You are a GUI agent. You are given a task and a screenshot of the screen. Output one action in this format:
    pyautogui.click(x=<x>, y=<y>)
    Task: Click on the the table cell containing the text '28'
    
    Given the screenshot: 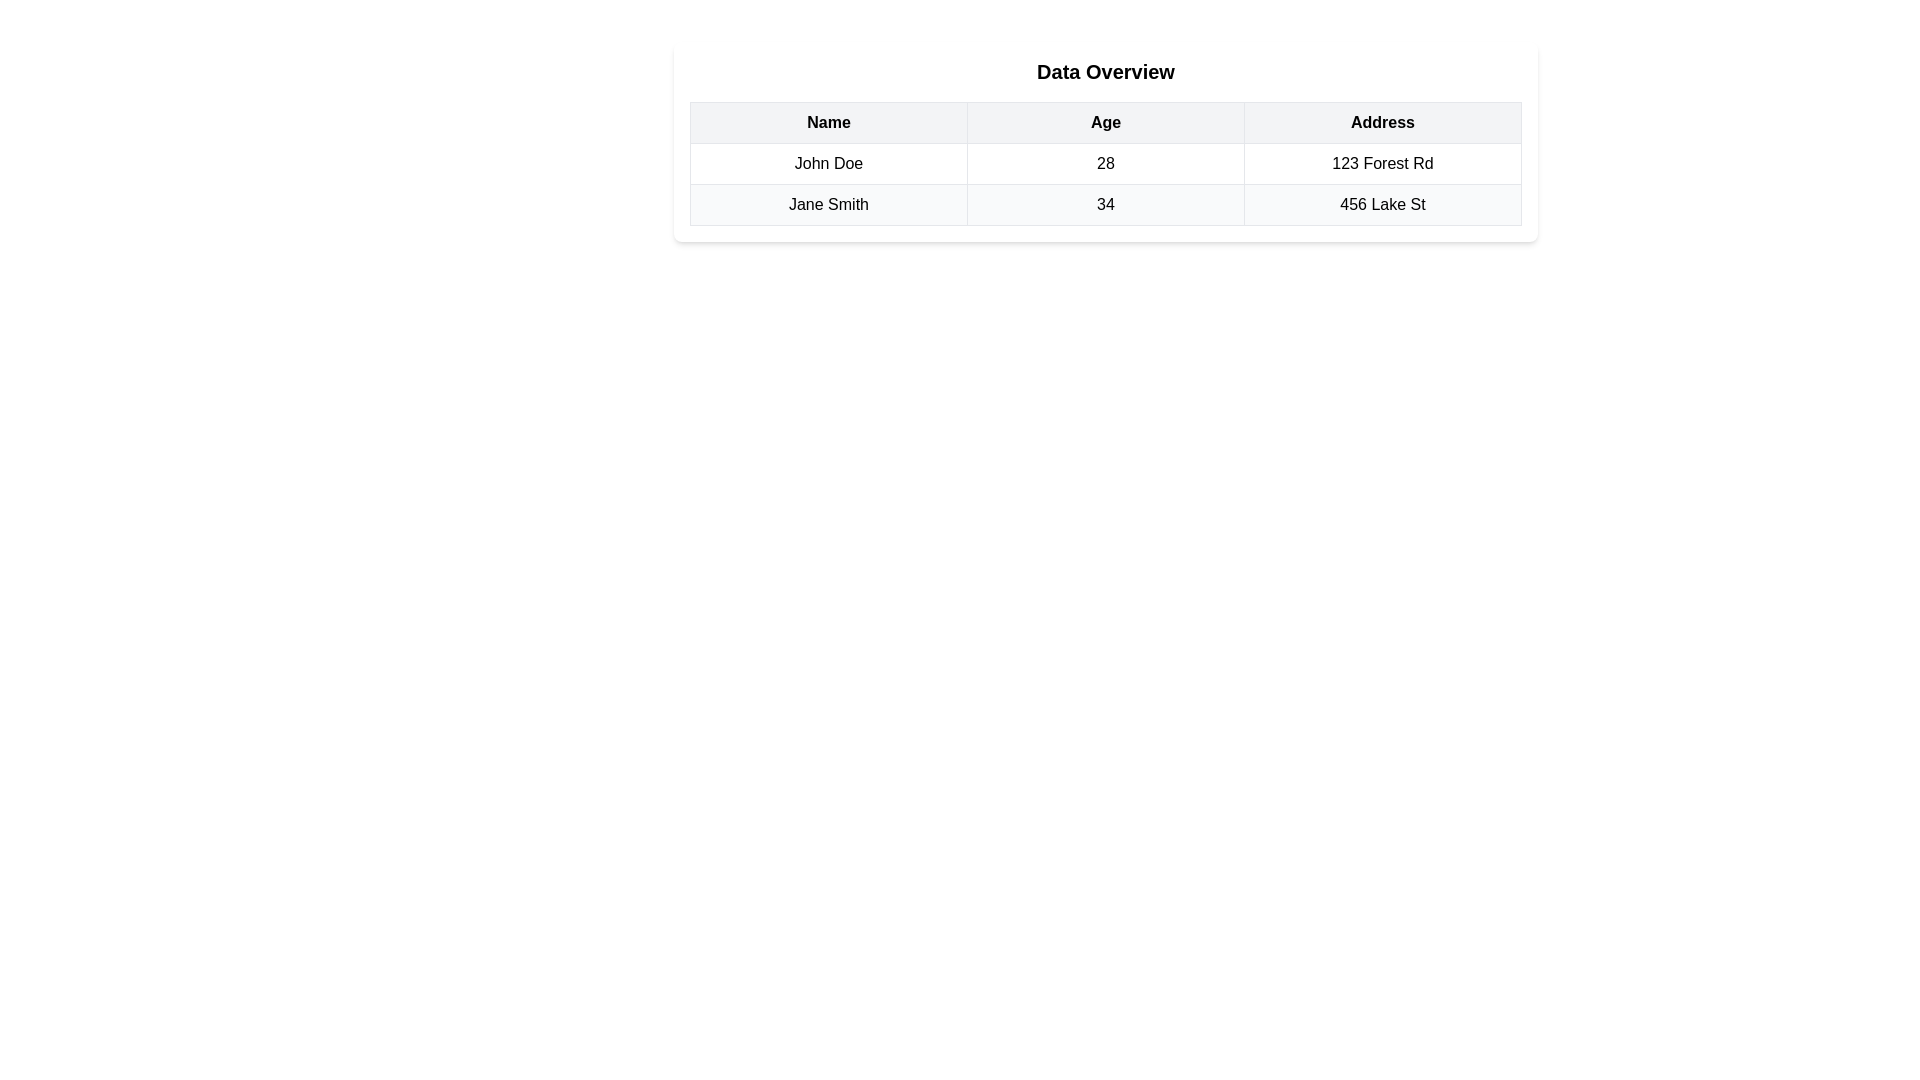 What is the action you would take?
    pyautogui.click(x=1104, y=163)
    